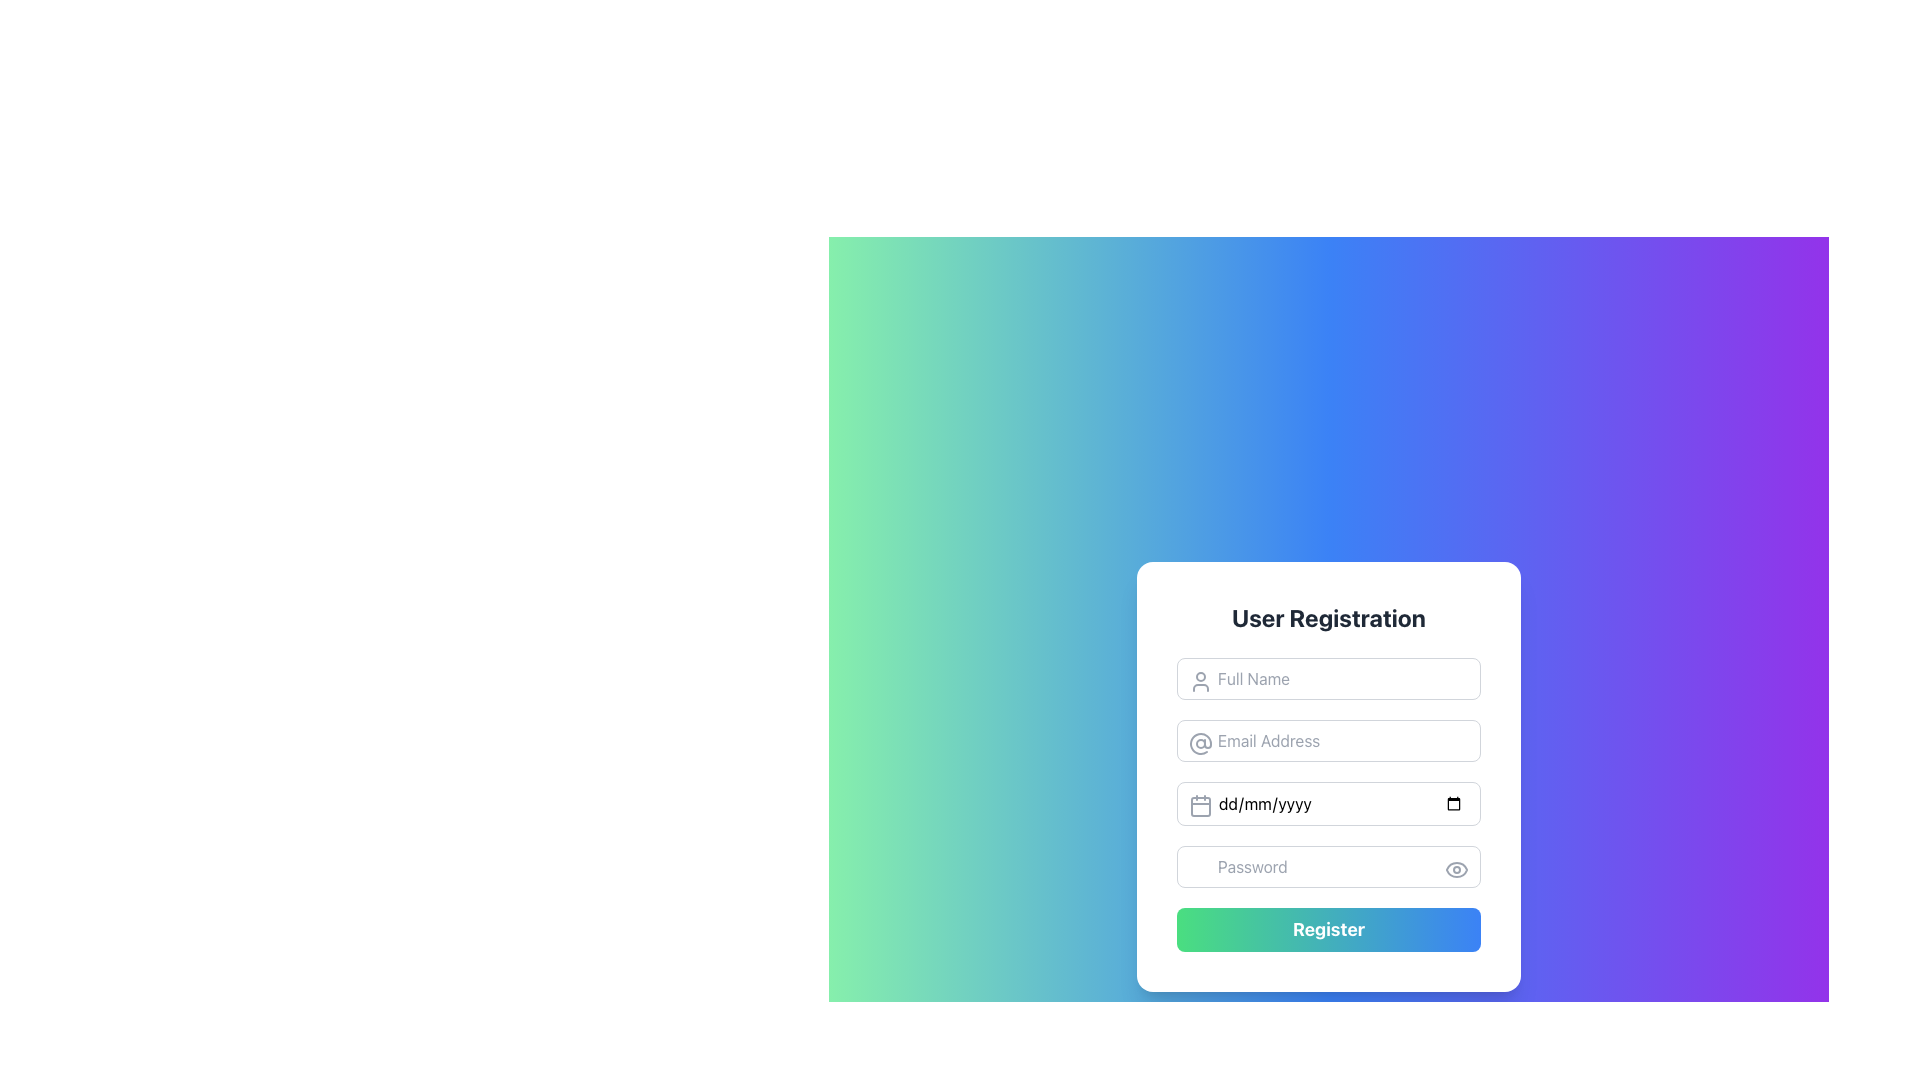 The image size is (1920, 1080). What do you see at coordinates (1200, 744) in the screenshot?
I see `the '@' icon with a gray outline located inside the 'Email Address' input field, positioned to the left of the field` at bounding box center [1200, 744].